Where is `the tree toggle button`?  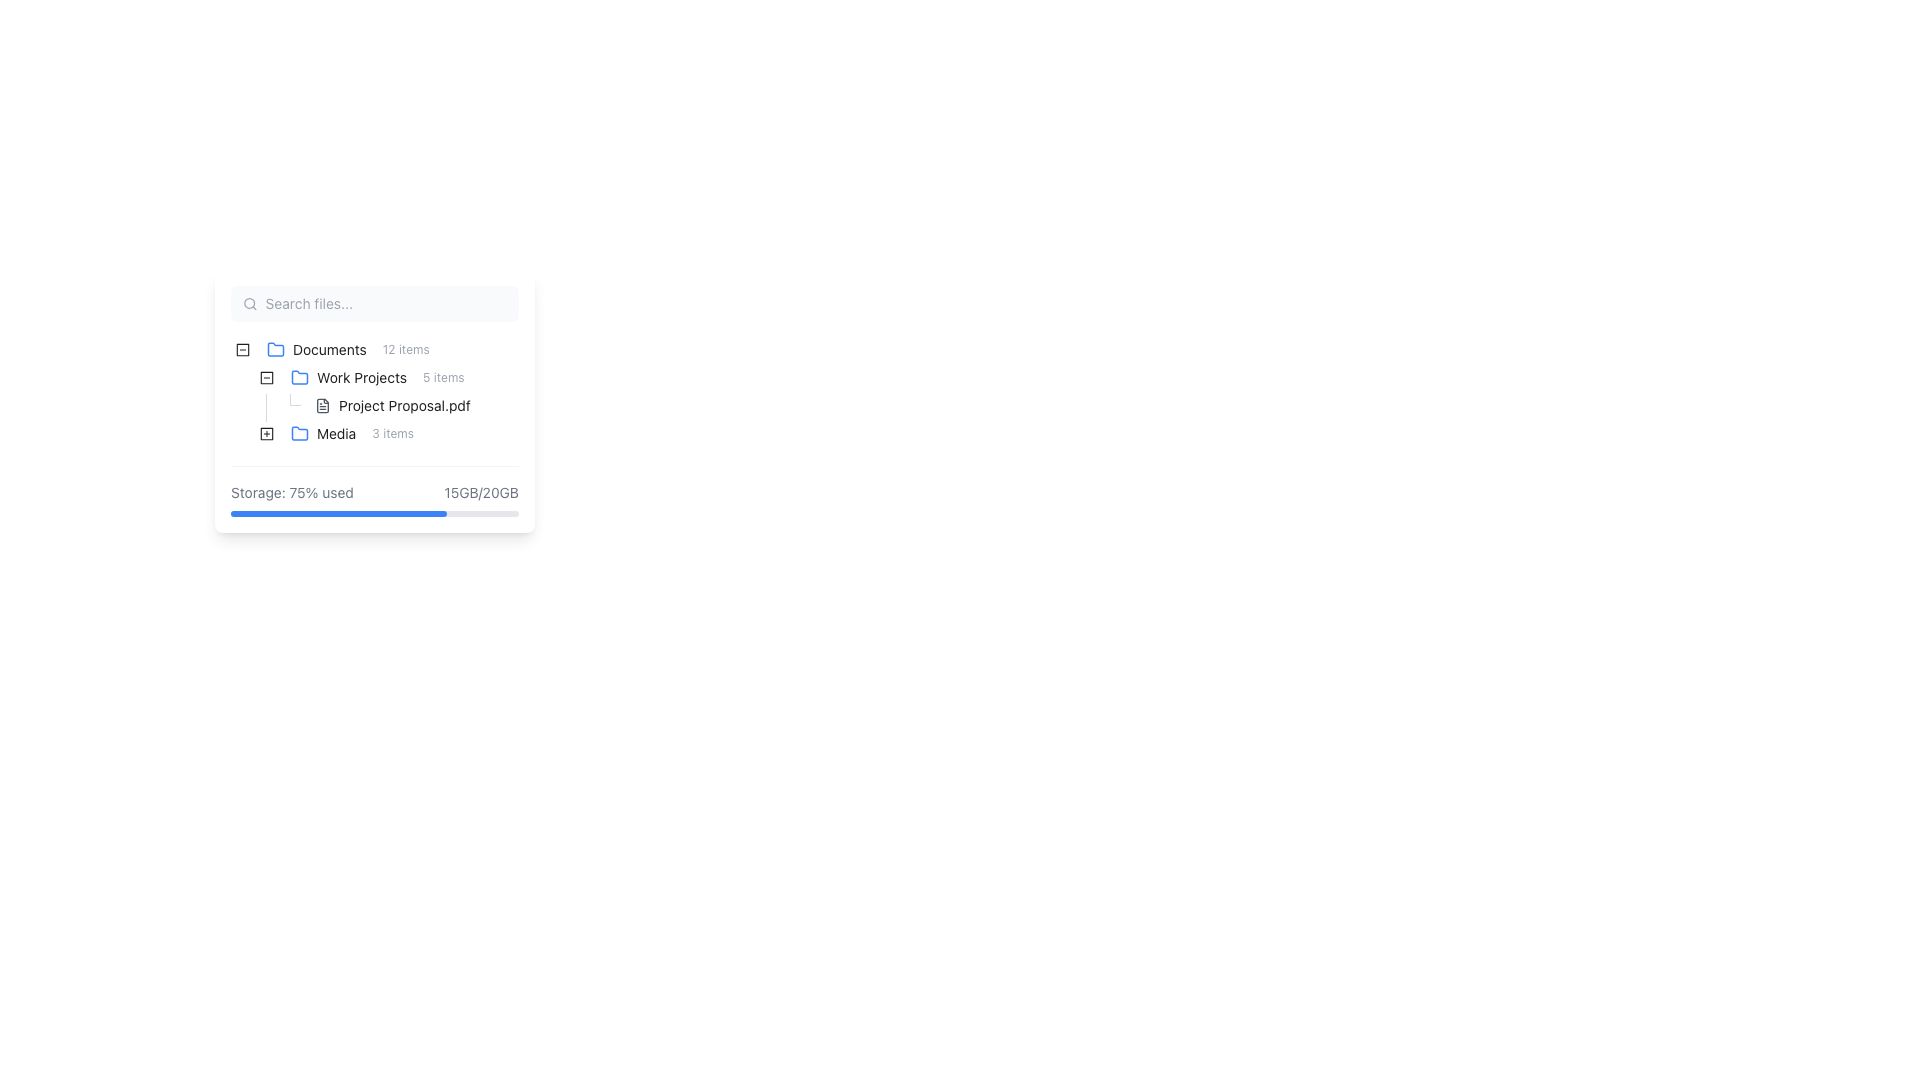 the tree toggle button is located at coordinates (266, 378).